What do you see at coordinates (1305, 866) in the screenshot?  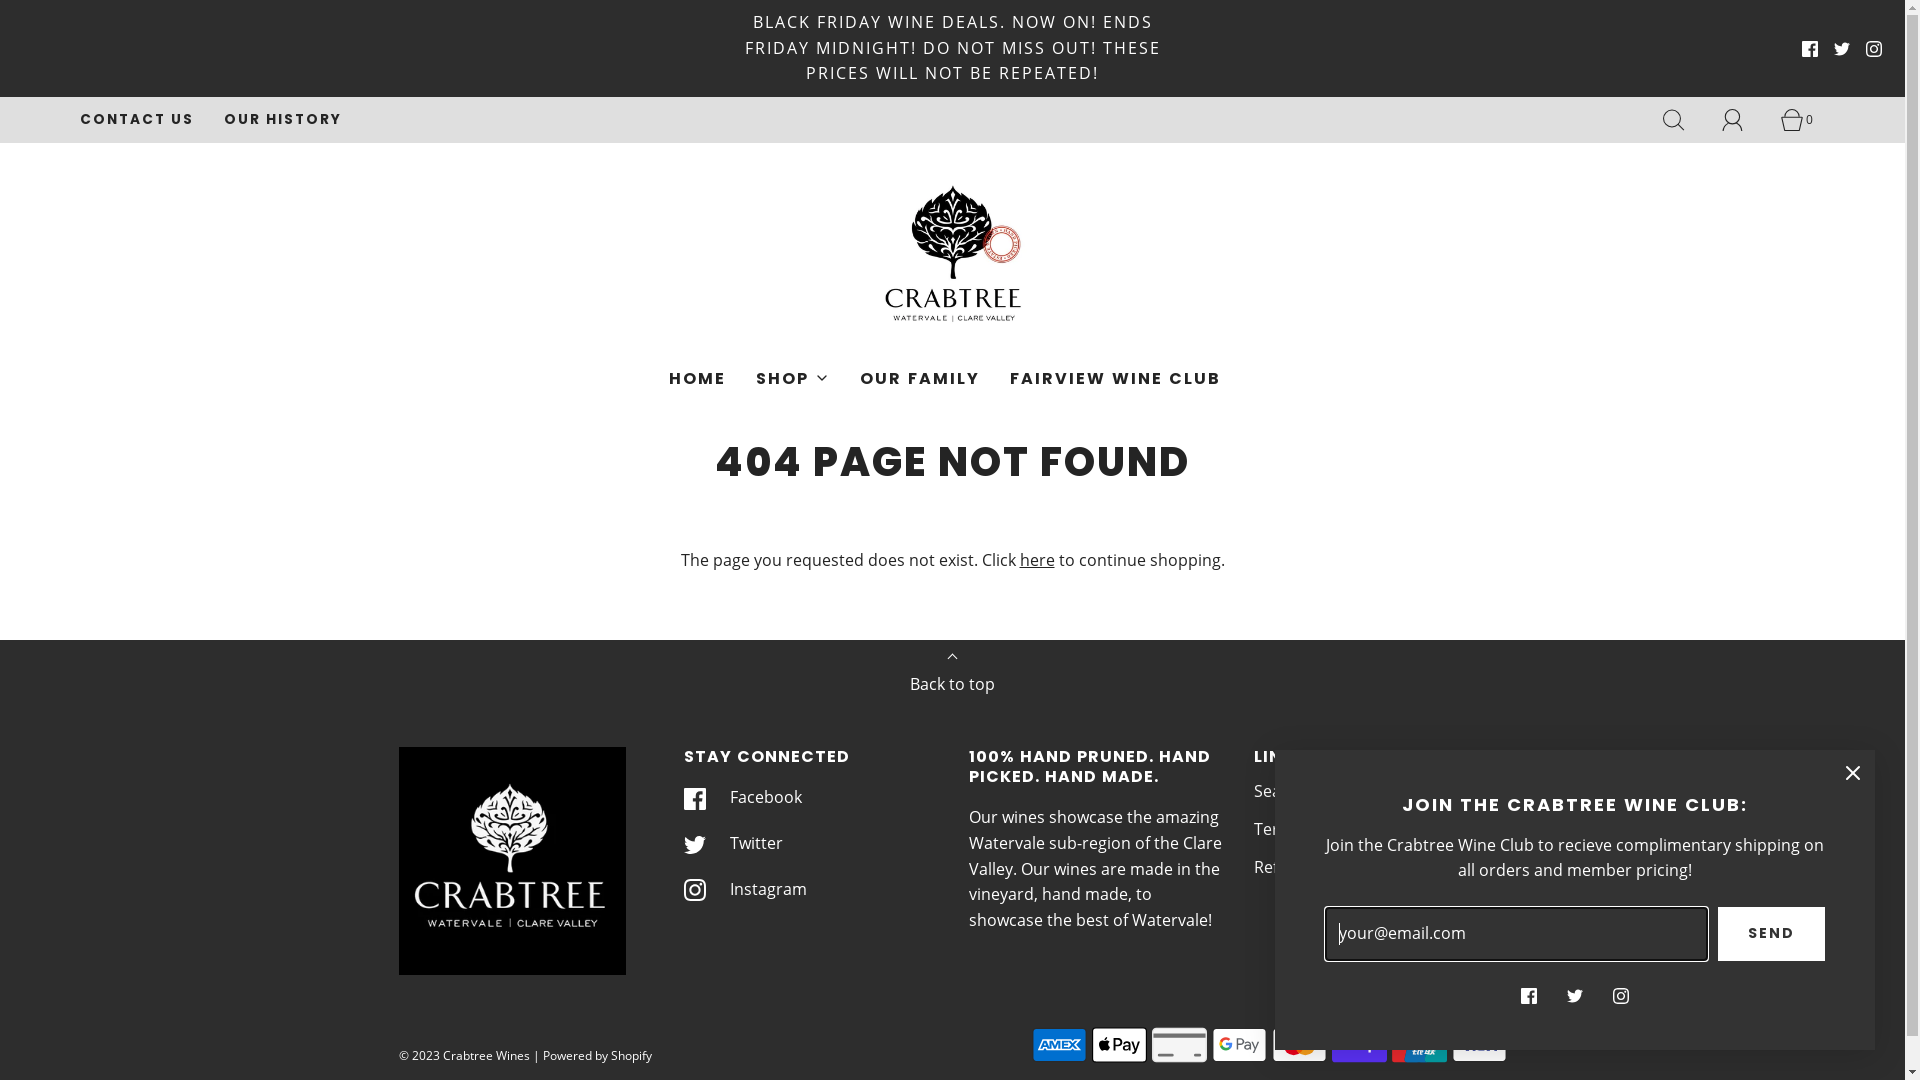 I see `'Refund policy'` at bounding box center [1305, 866].